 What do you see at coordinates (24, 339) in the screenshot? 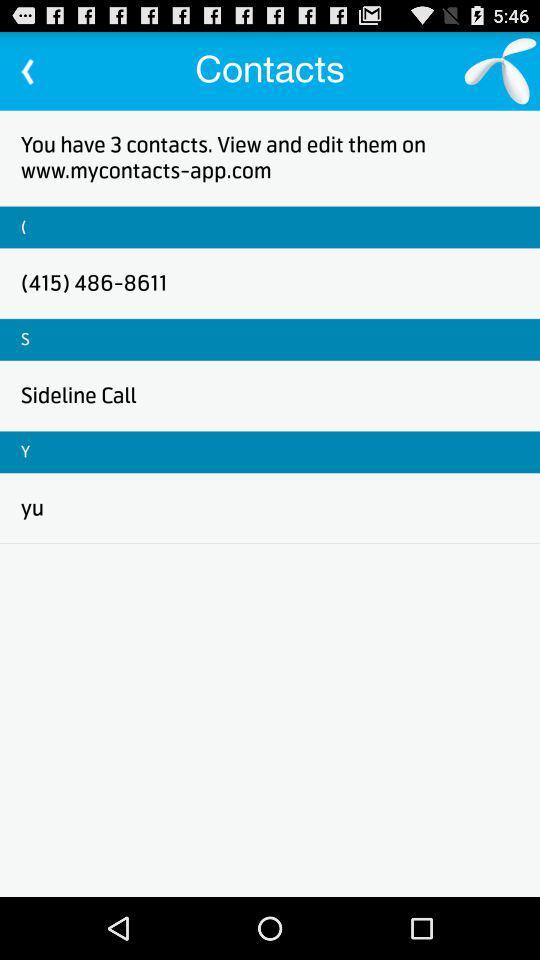
I see `s icon` at bounding box center [24, 339].